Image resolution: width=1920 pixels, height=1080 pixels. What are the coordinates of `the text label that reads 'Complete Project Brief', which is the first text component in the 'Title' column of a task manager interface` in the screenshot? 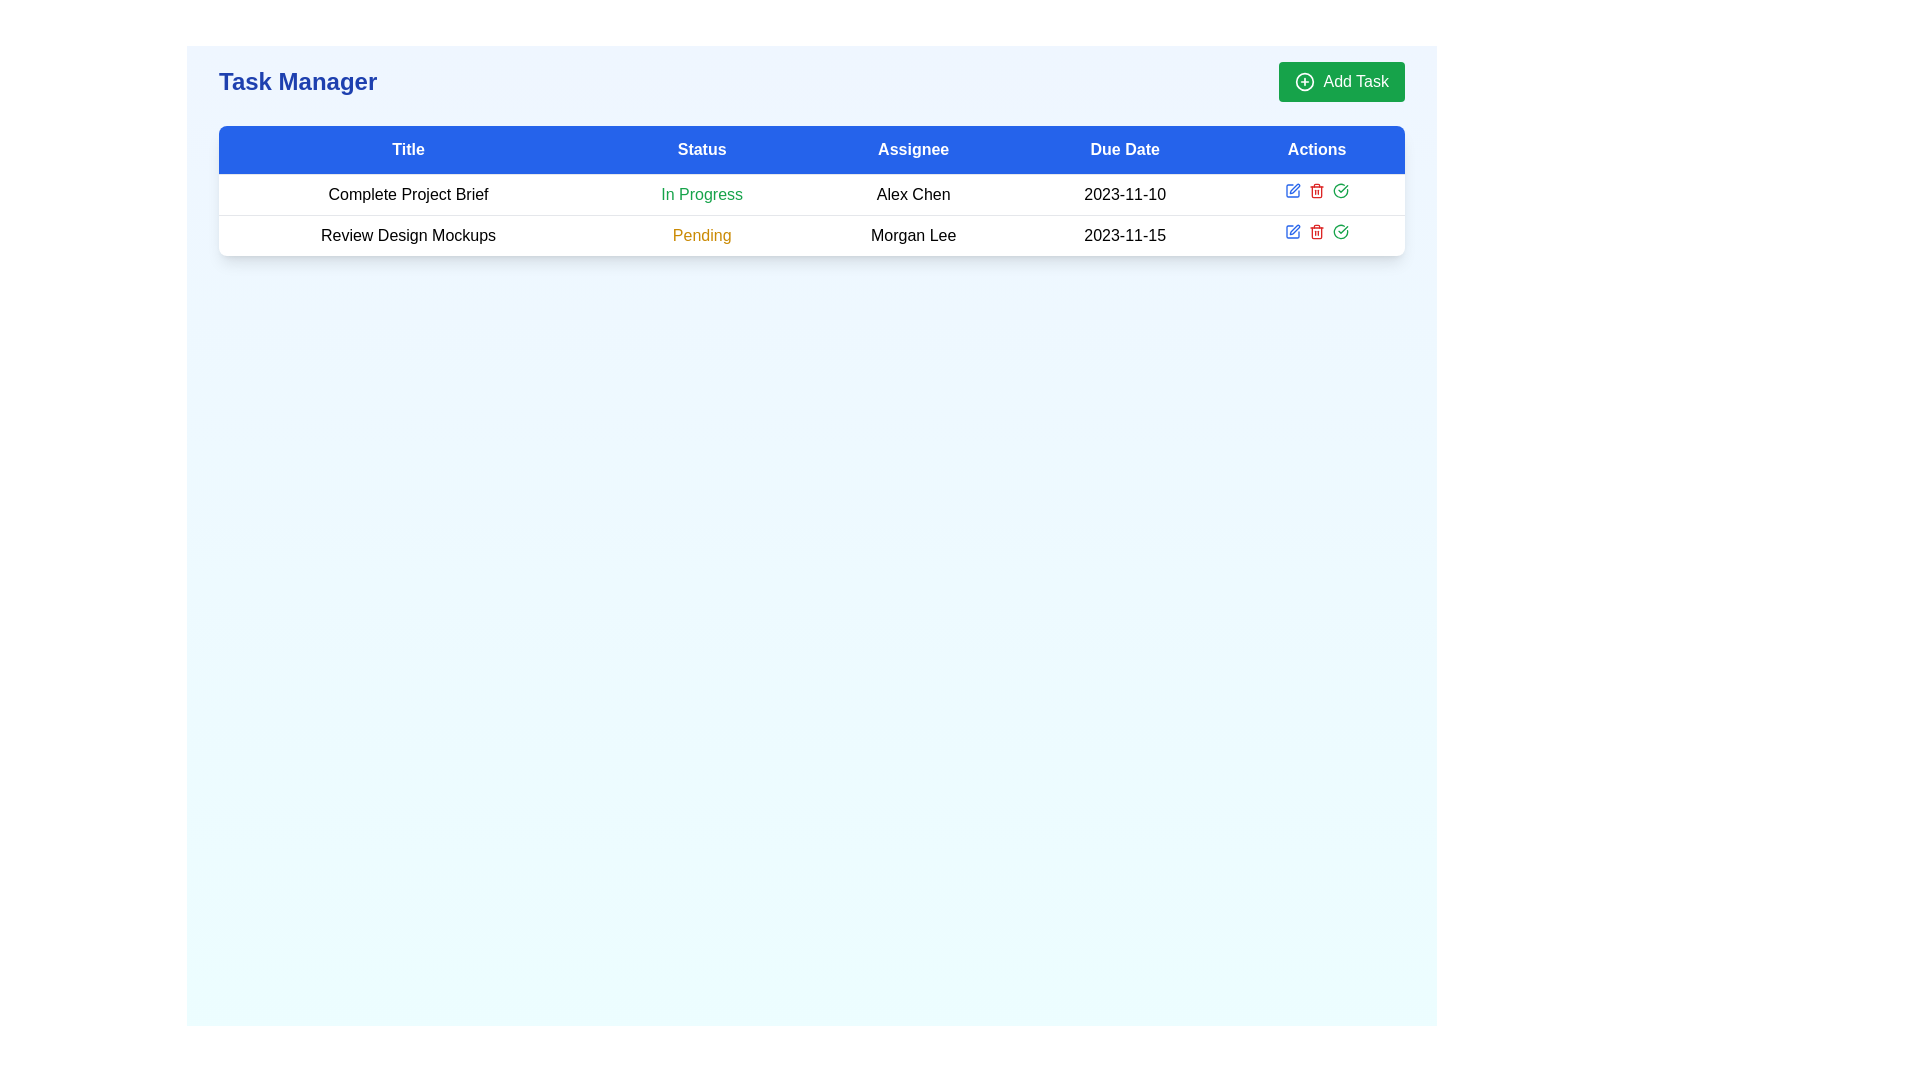 It's located at (407, 195).